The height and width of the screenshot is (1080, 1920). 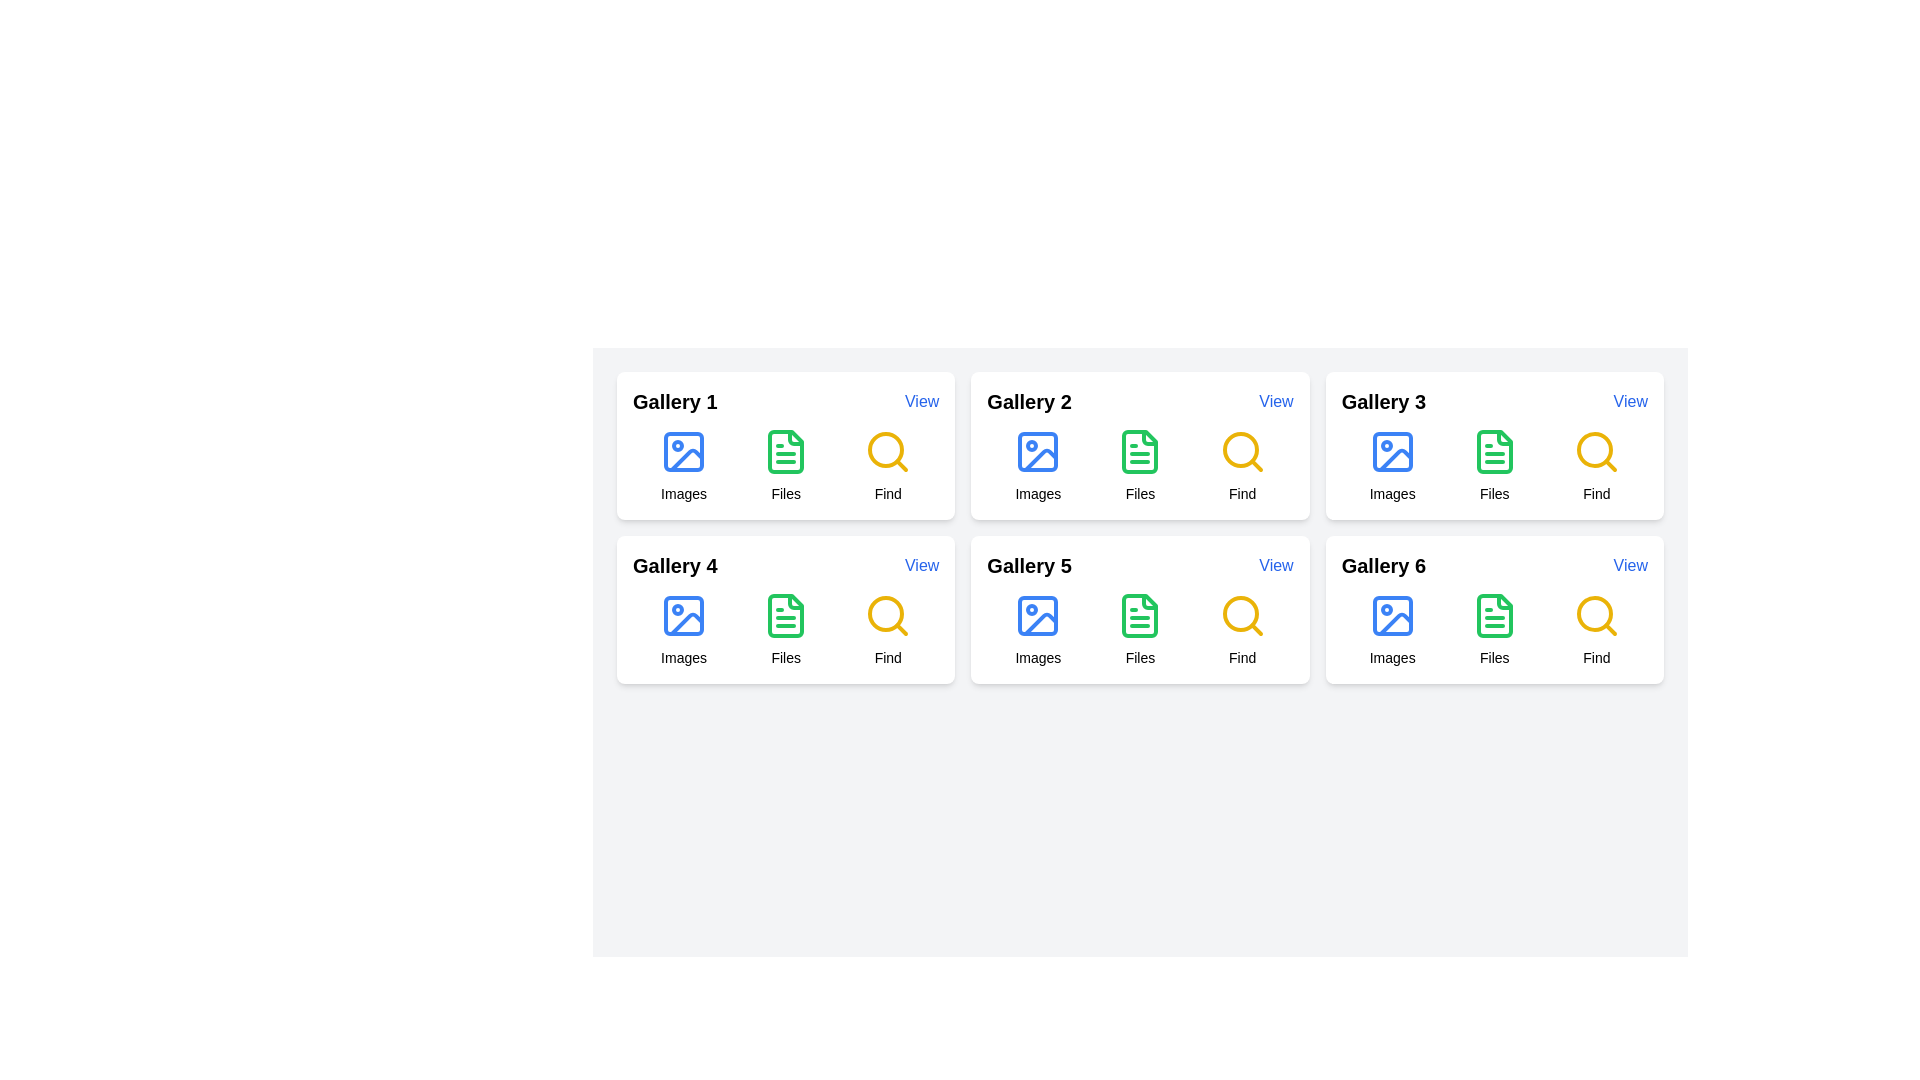 I want to click on the yellow magnifying glass icon followed by the text 'Find' in Gallery 4, so click(x=887, y=628).